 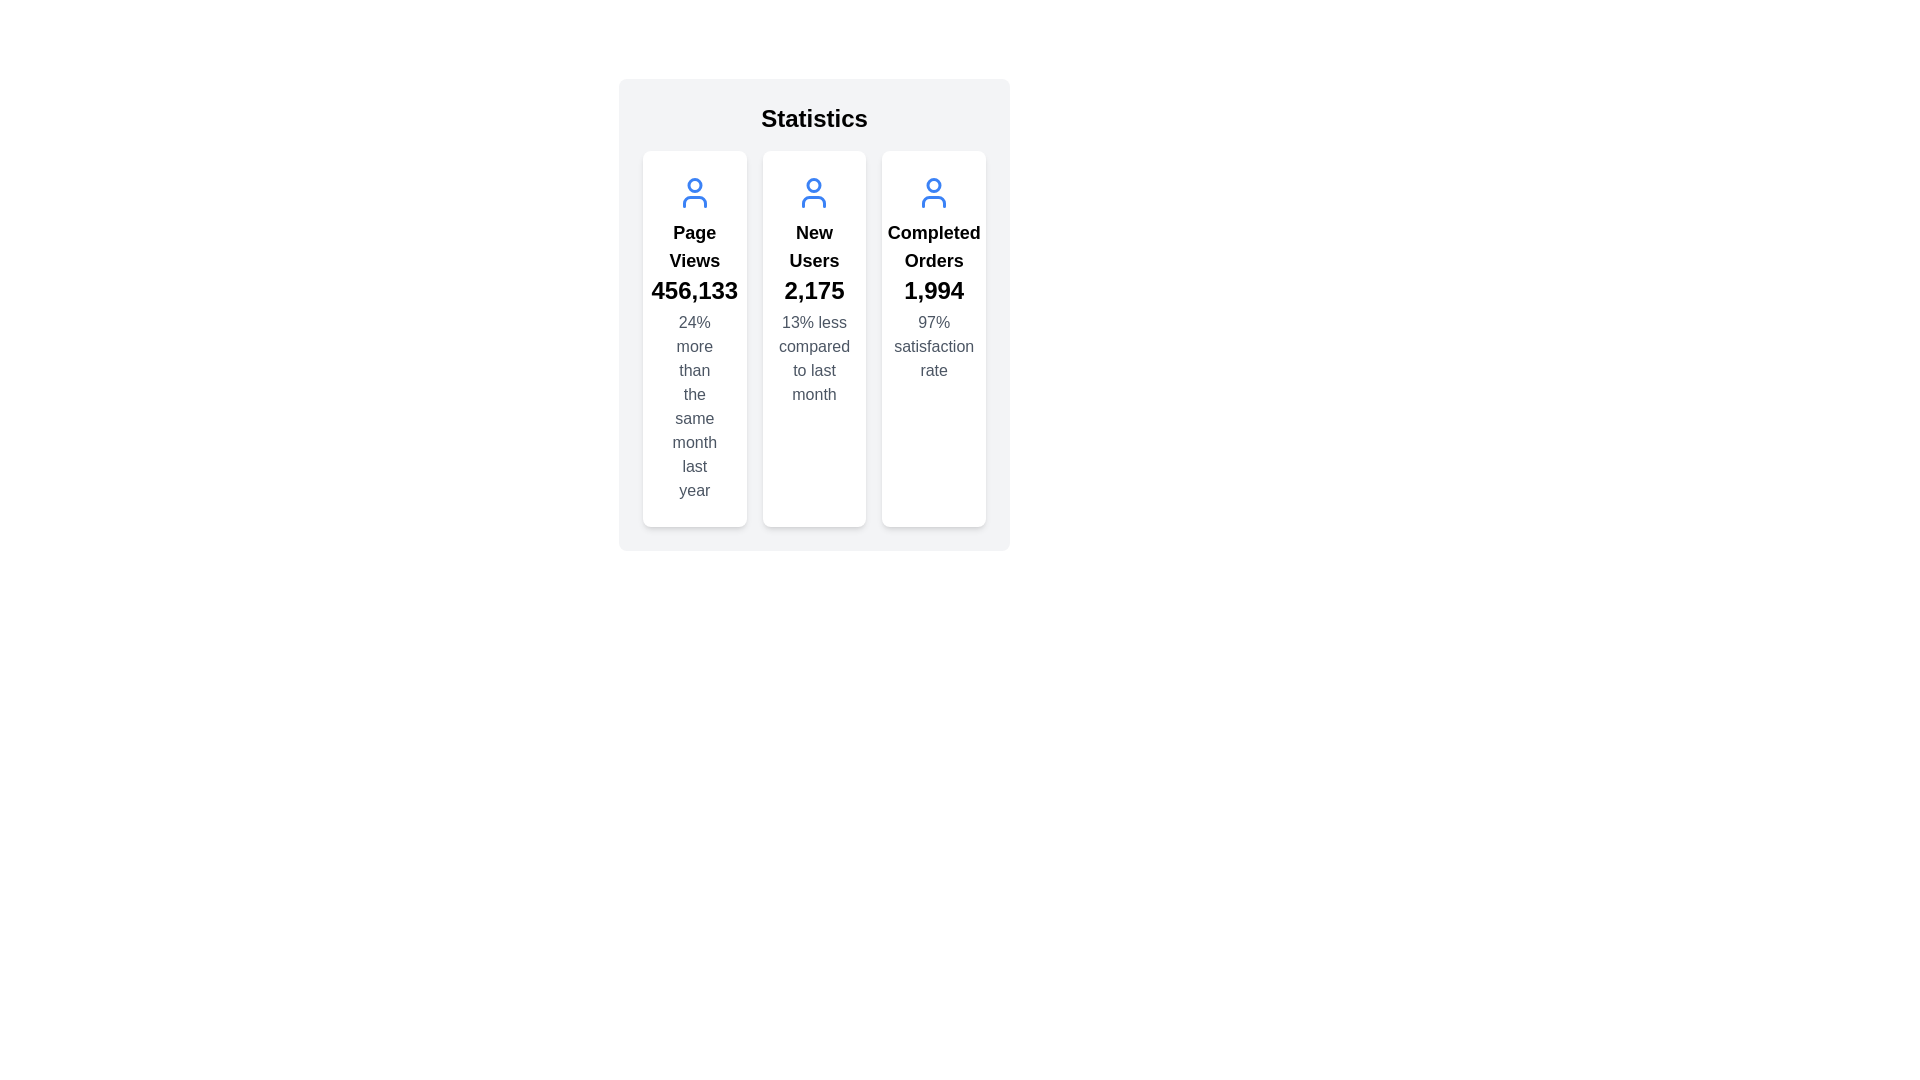 I want to click on Circular SVG element that represents the user's head in an abstract iconographic style, located at the top center of the user icon, by clicking on it, so click(x=814, y=185).